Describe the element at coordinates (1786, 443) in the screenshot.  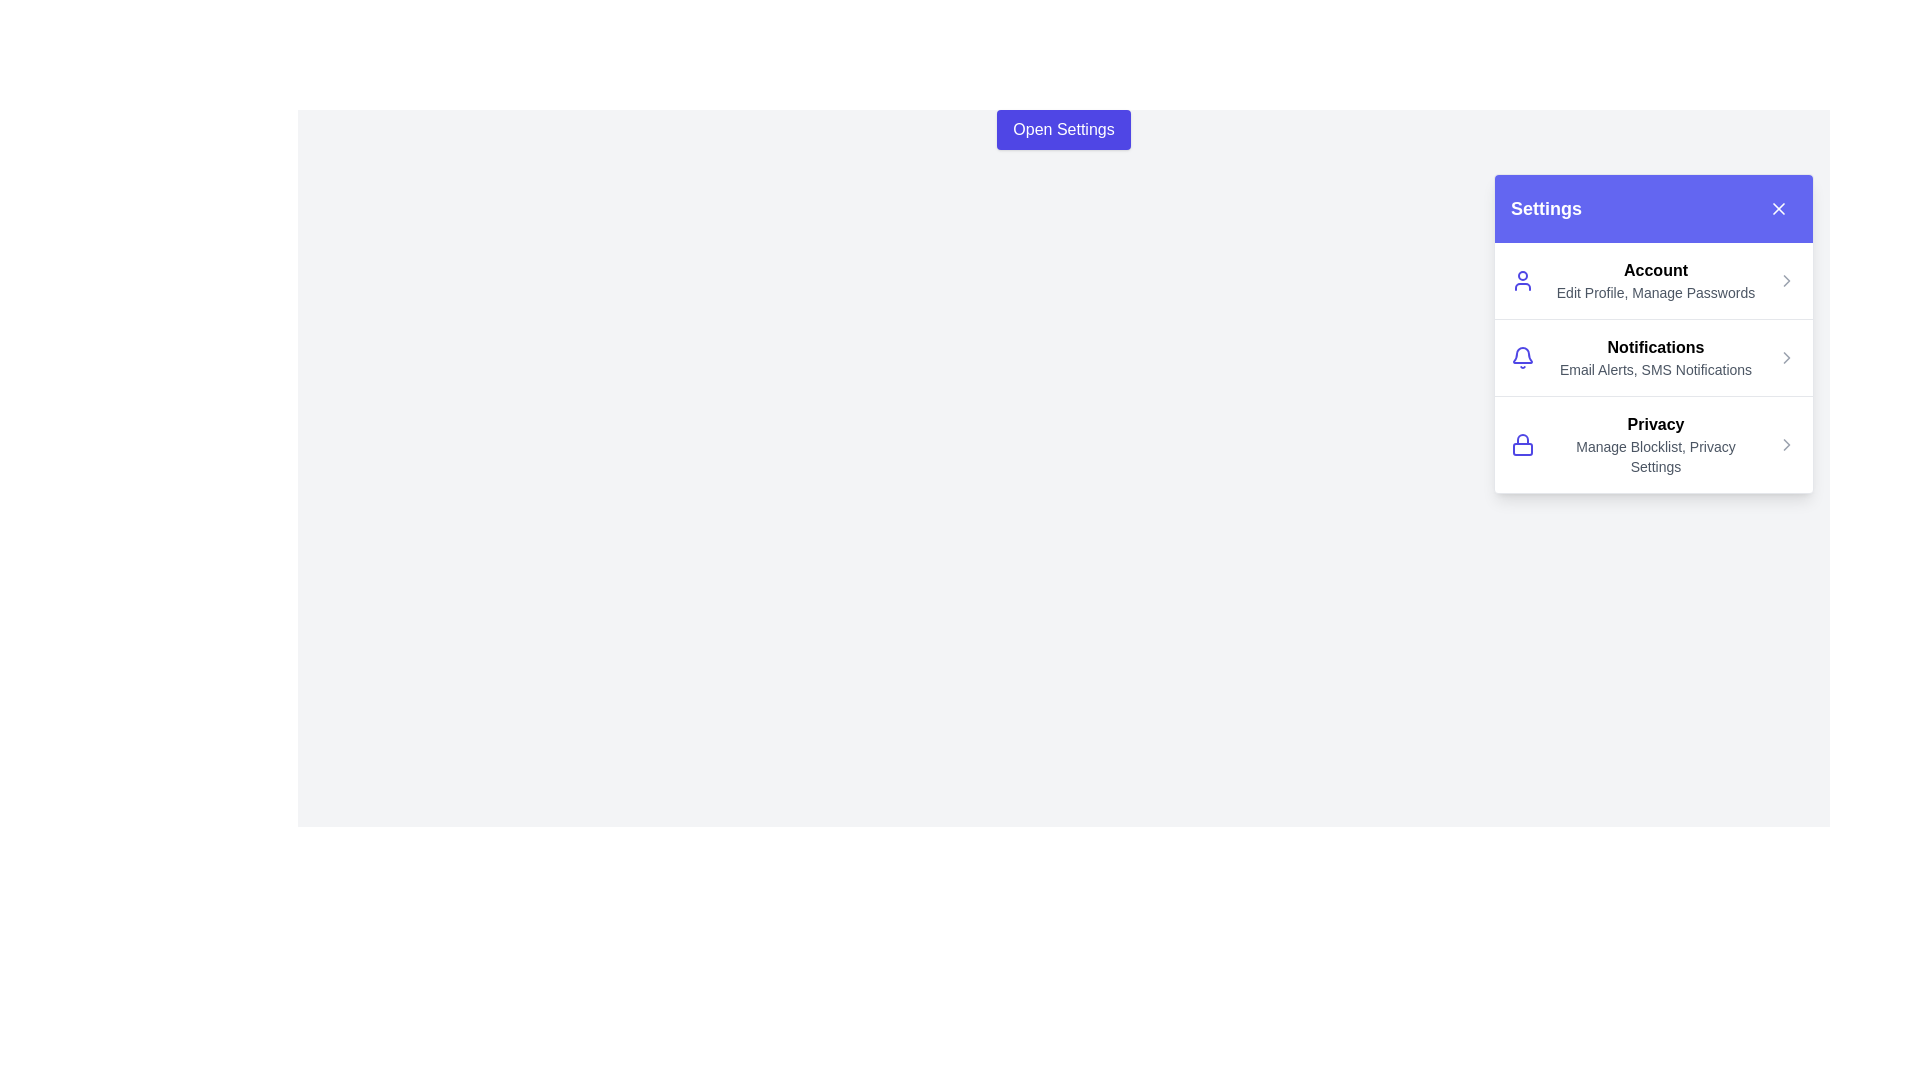
I see `the chevron icon located at the right end of the 'Privacy' item in the settings menu panel` at that location.